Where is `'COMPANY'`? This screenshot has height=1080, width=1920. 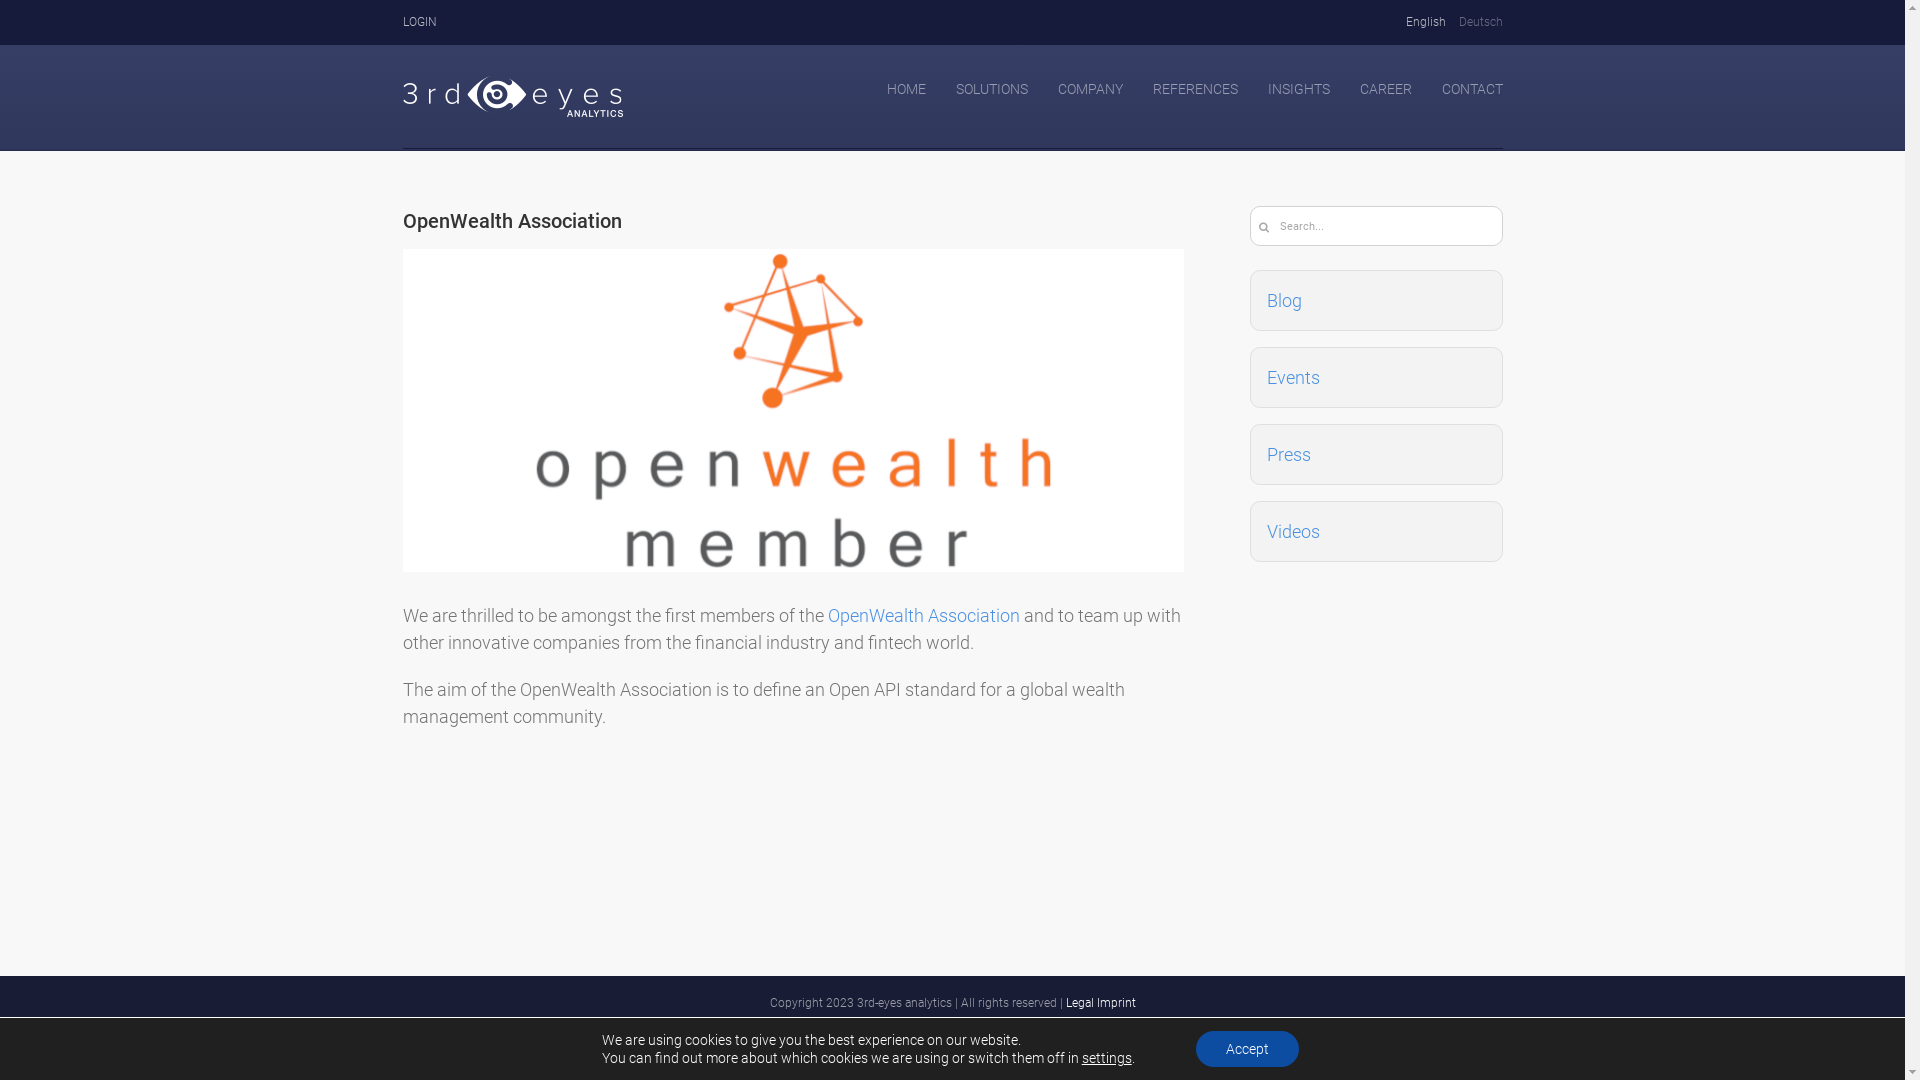 'COMPANY' is located at coordinates (1089, 86).